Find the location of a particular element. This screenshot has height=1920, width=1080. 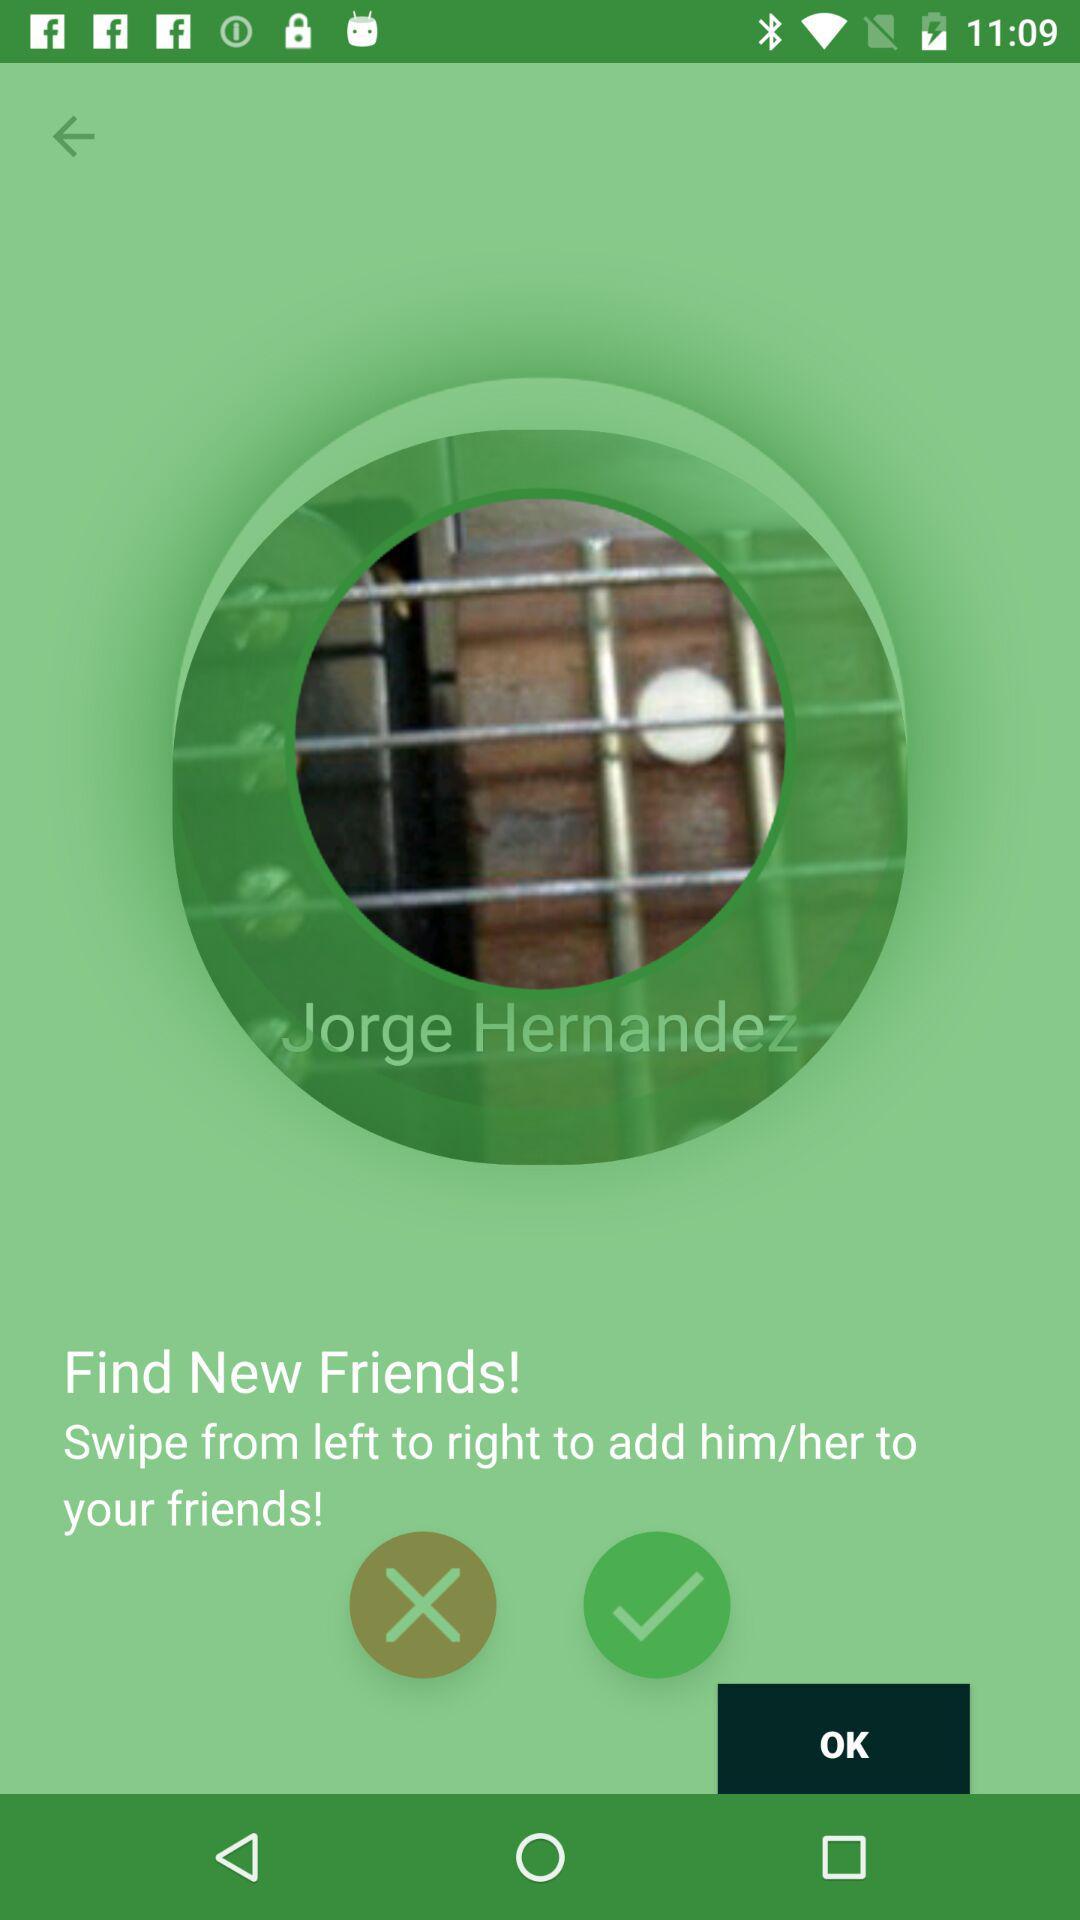

the right mark is located at coordinates (657, 1605).